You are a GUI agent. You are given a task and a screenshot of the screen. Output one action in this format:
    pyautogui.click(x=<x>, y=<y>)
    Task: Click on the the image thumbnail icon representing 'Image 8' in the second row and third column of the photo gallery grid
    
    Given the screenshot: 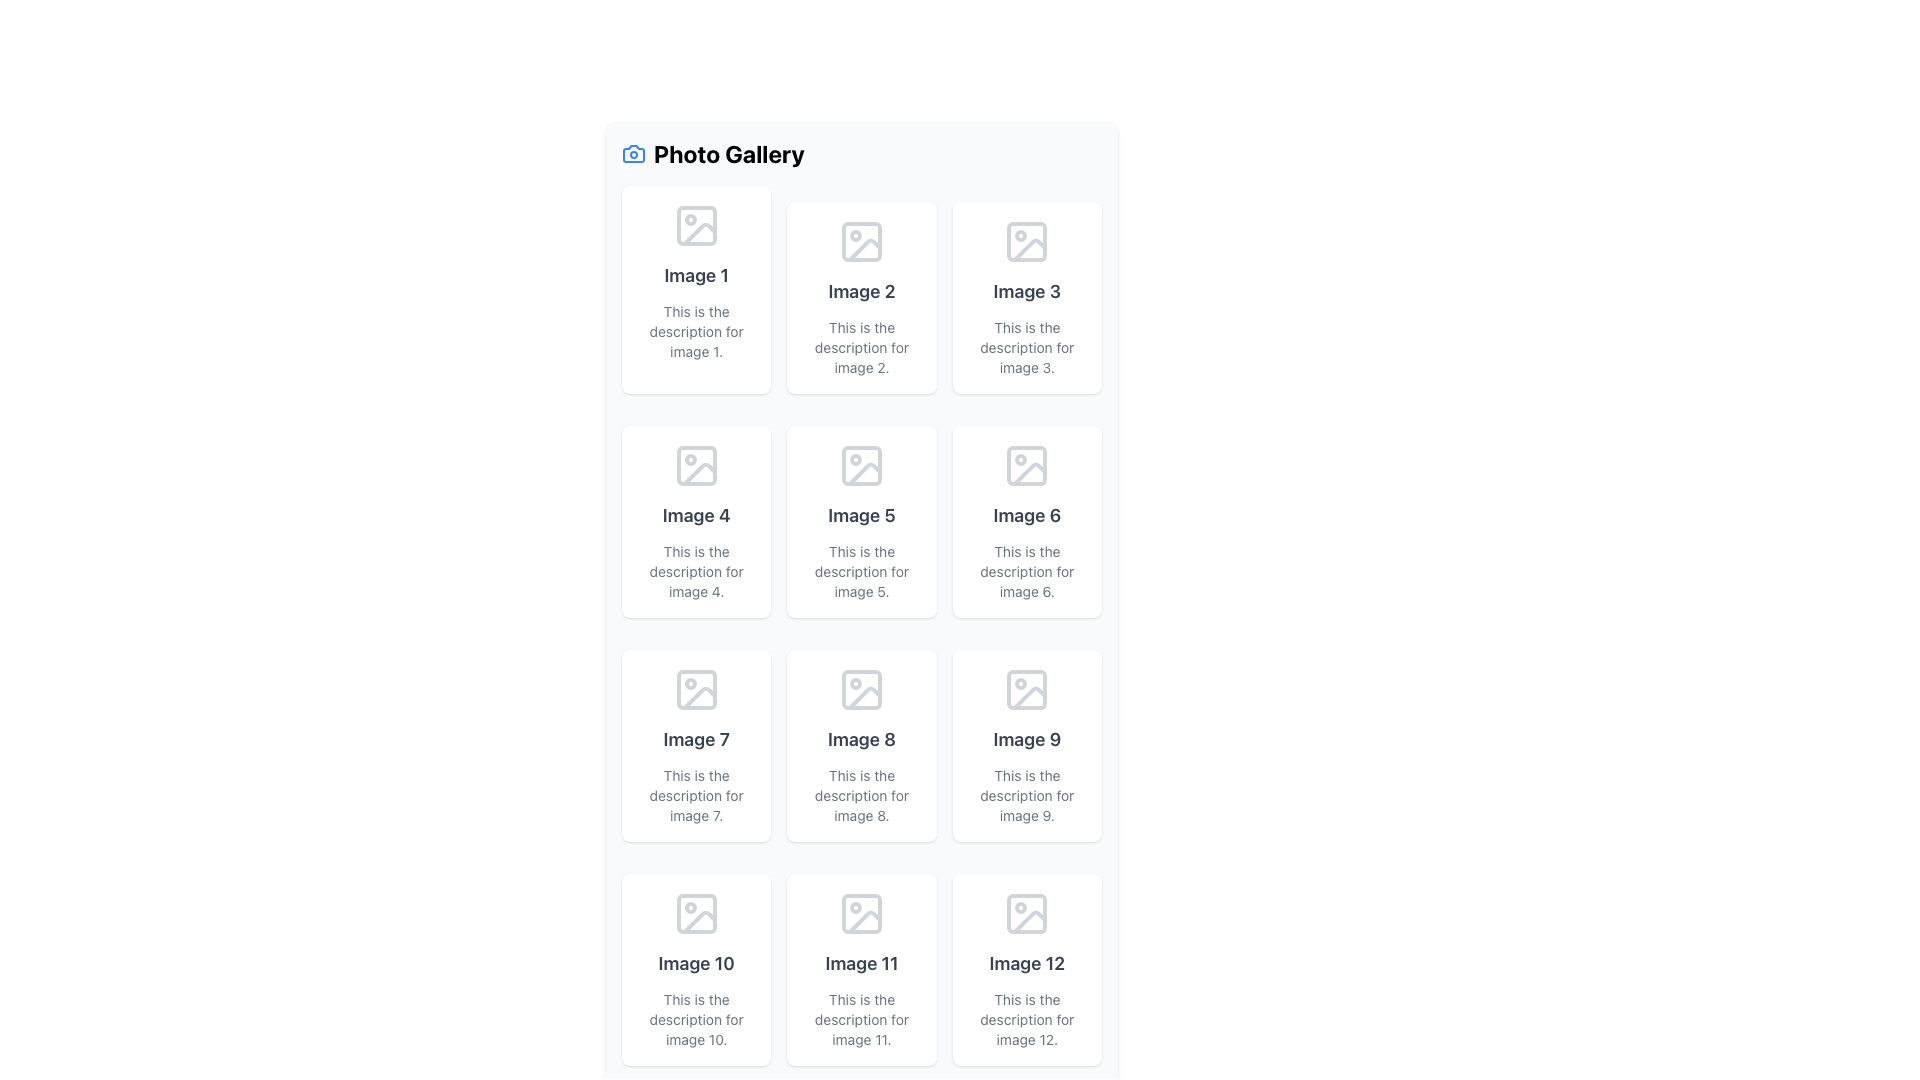 What is the action you would take?
    pyautogui.click(x=861, y=689)
    